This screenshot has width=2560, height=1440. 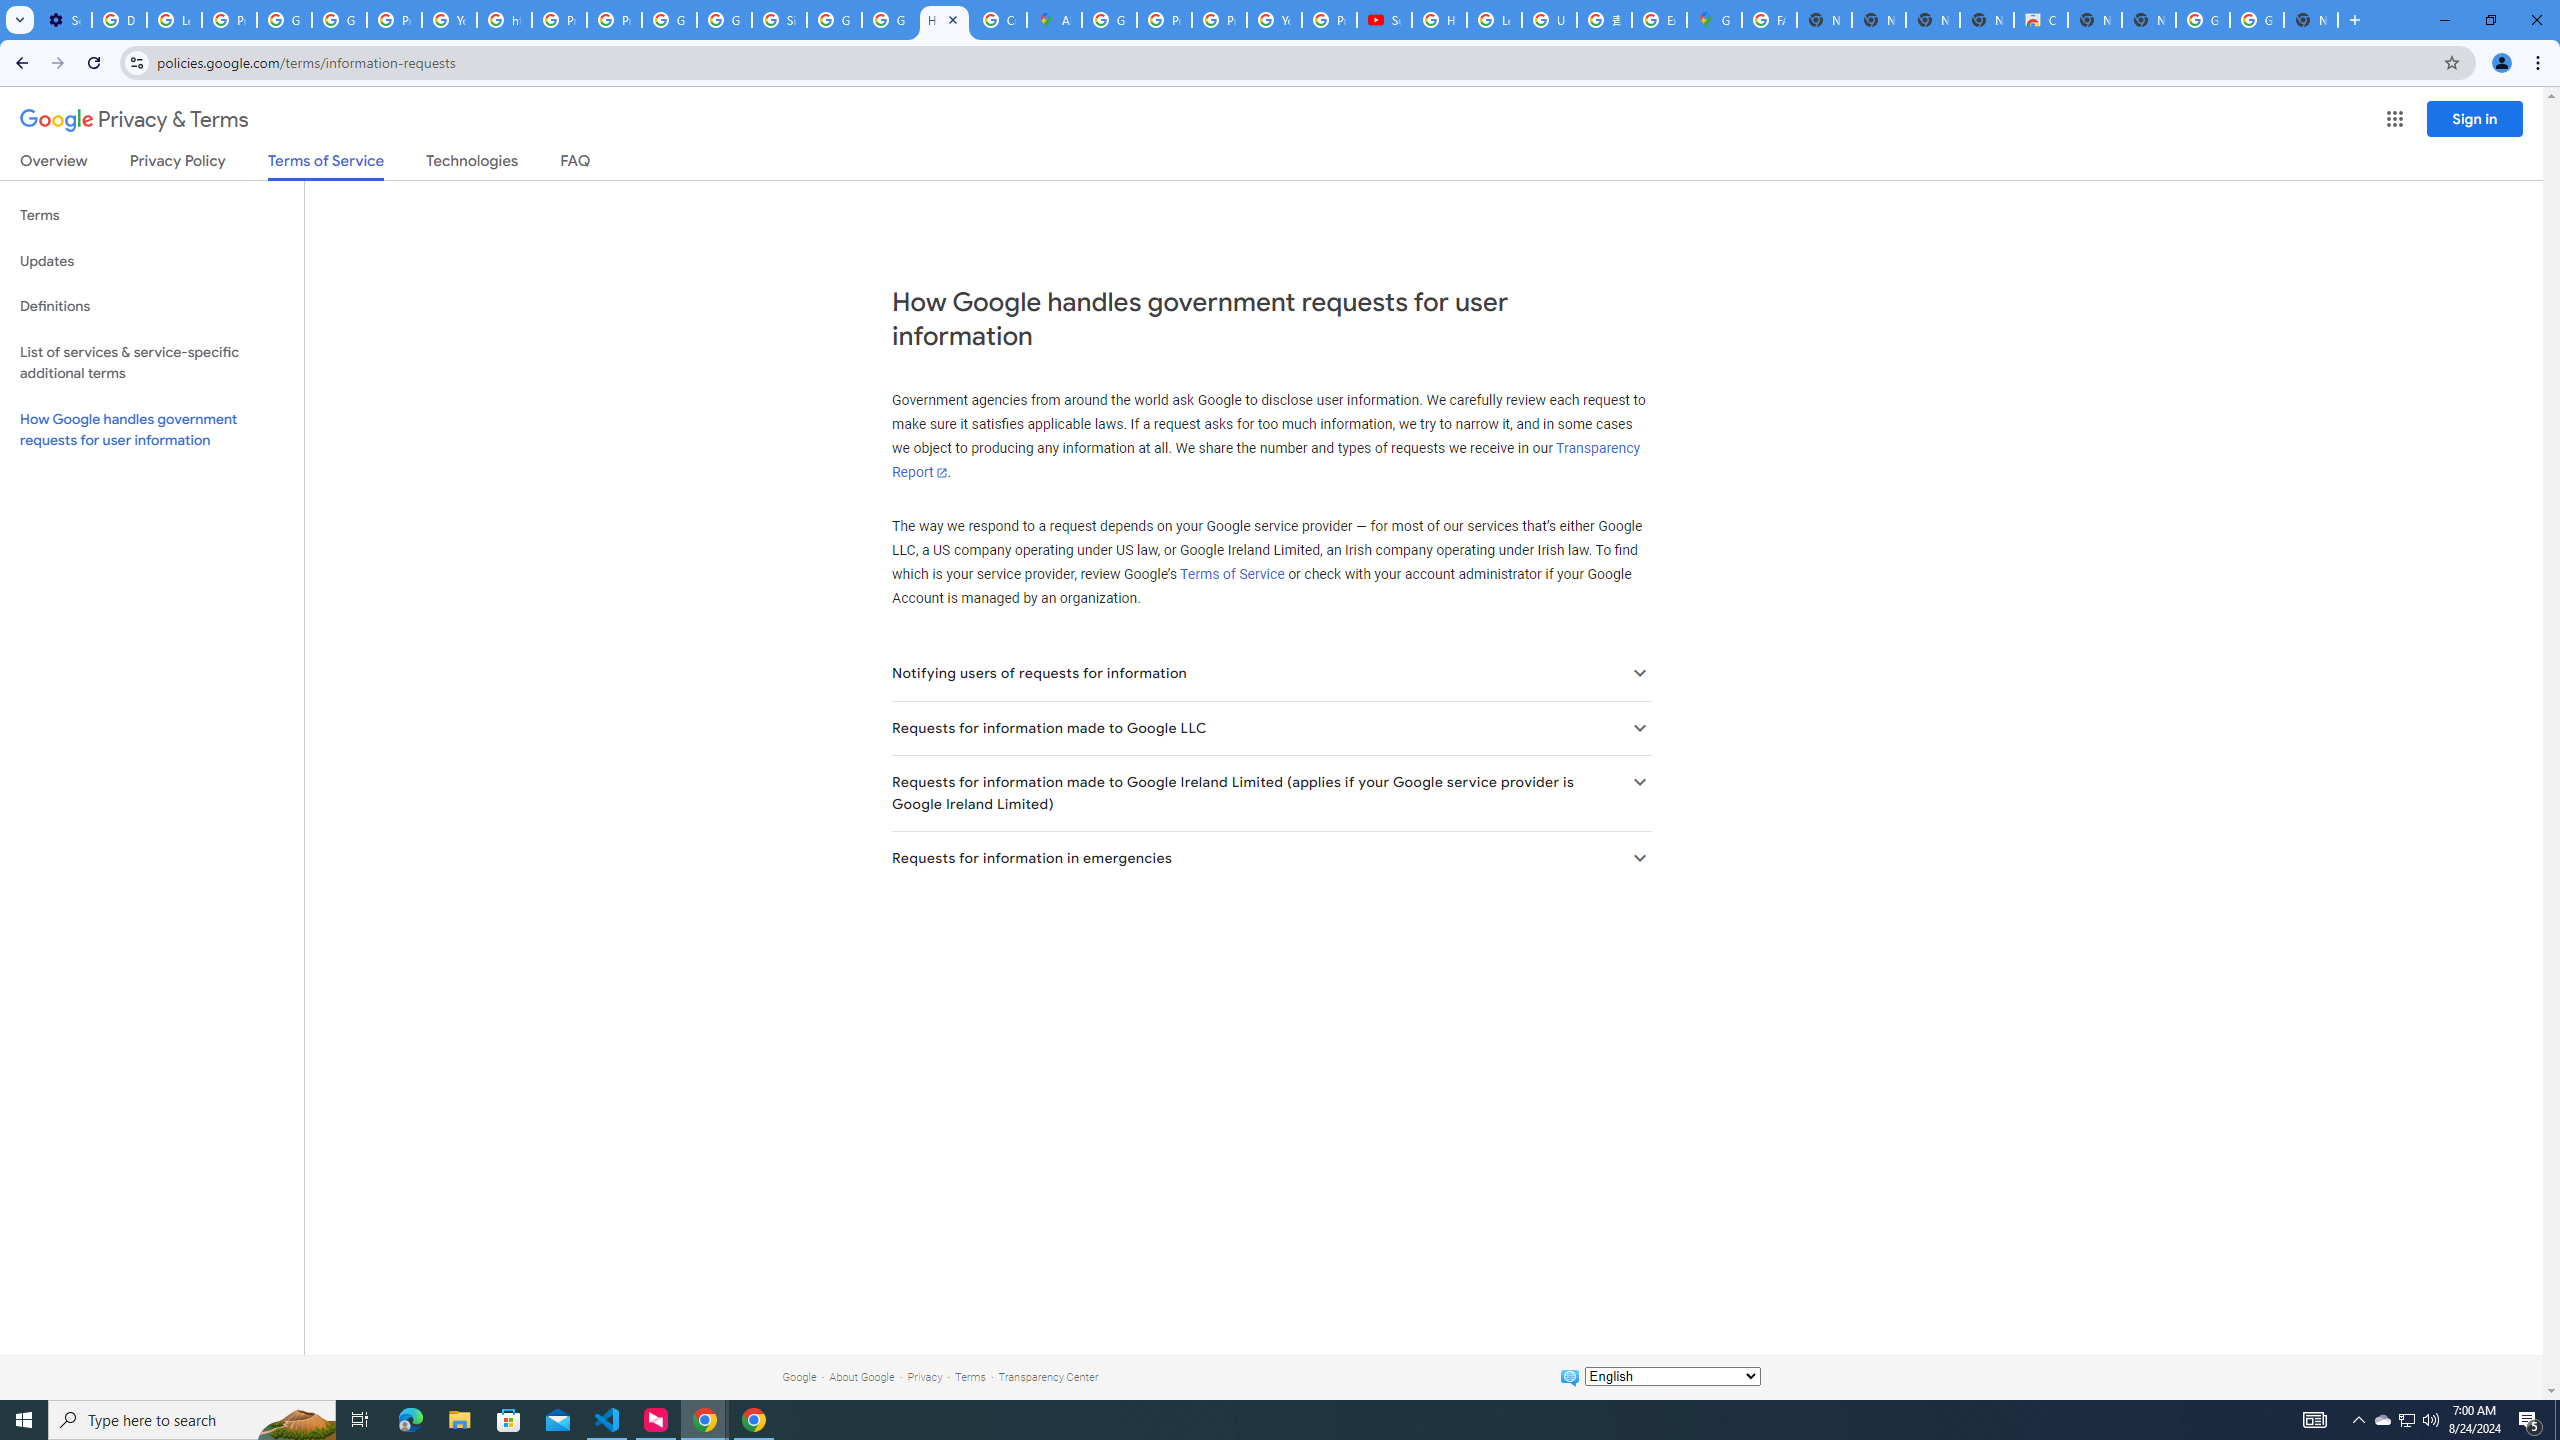 I want to click on 'Change language:', so click(x=1671, y=1374).